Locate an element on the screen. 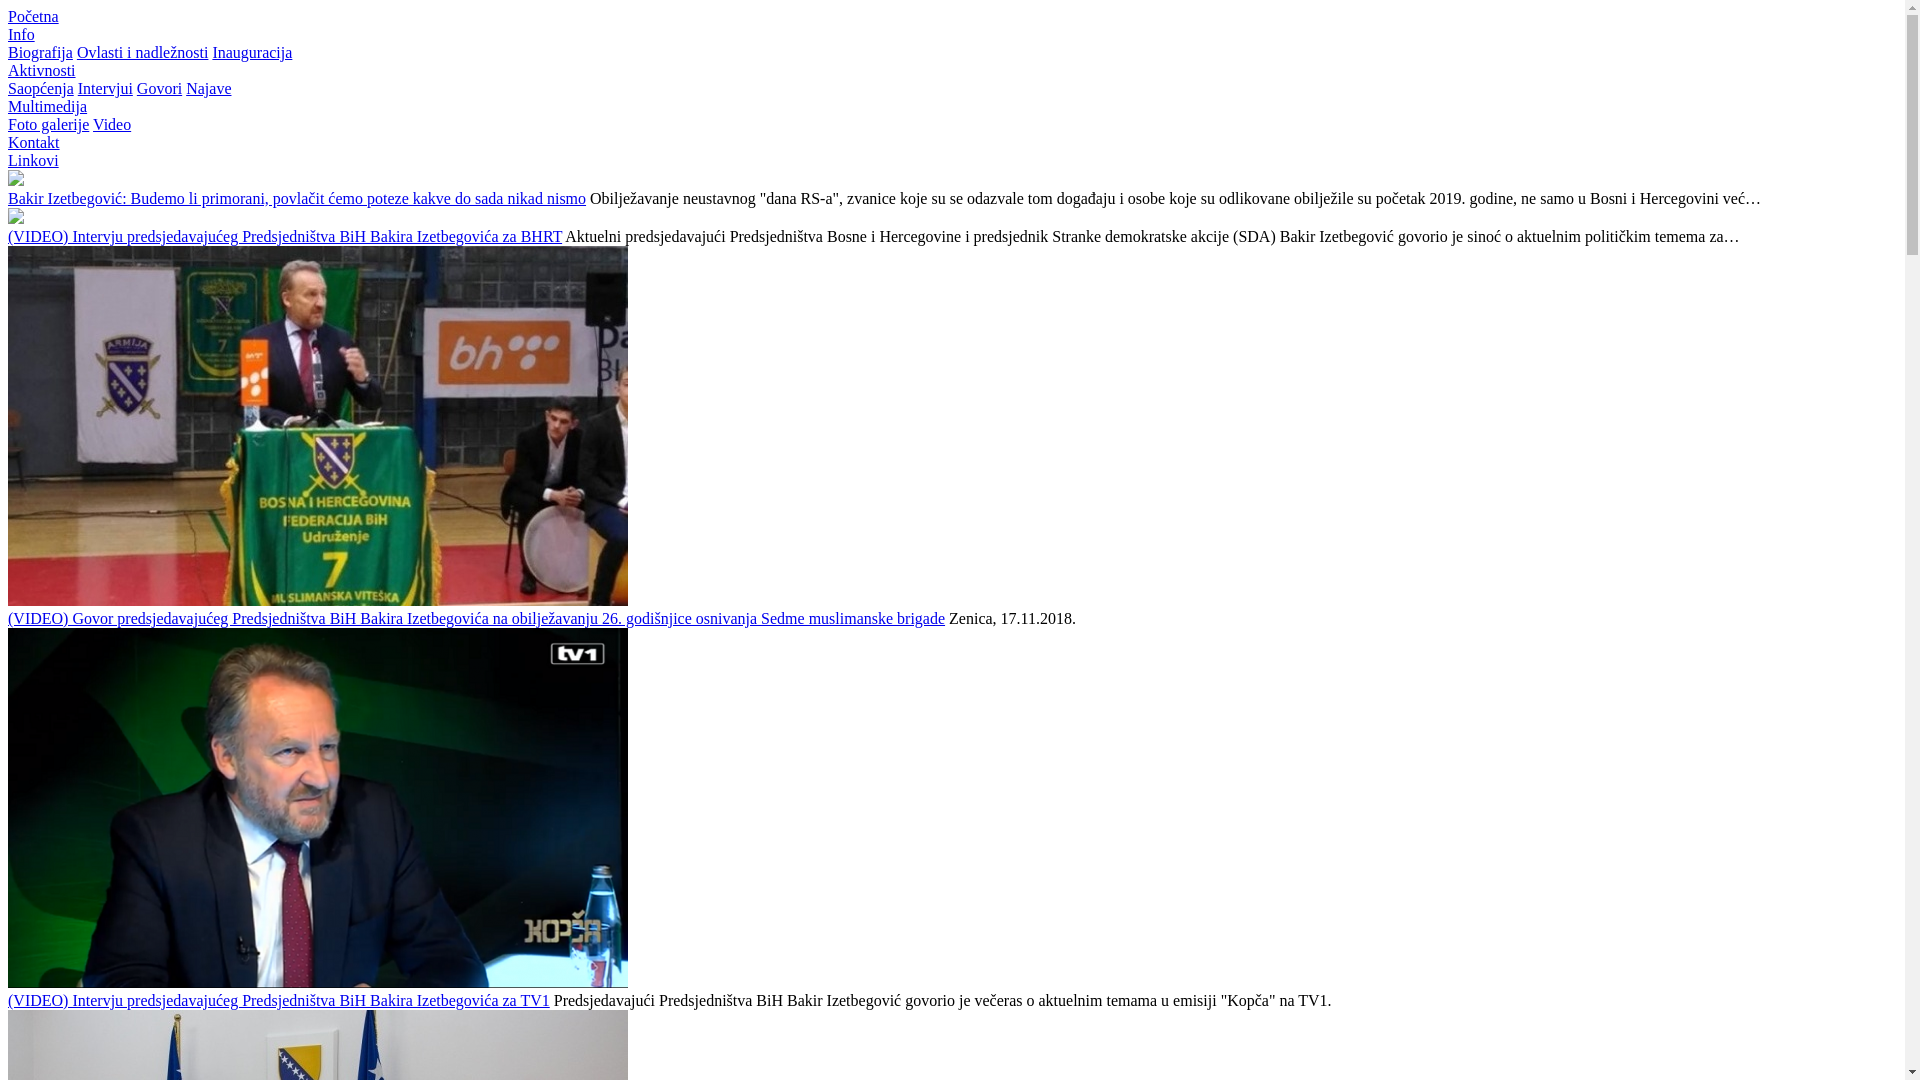  'Intervjui' is located at coordinates (104, 87).